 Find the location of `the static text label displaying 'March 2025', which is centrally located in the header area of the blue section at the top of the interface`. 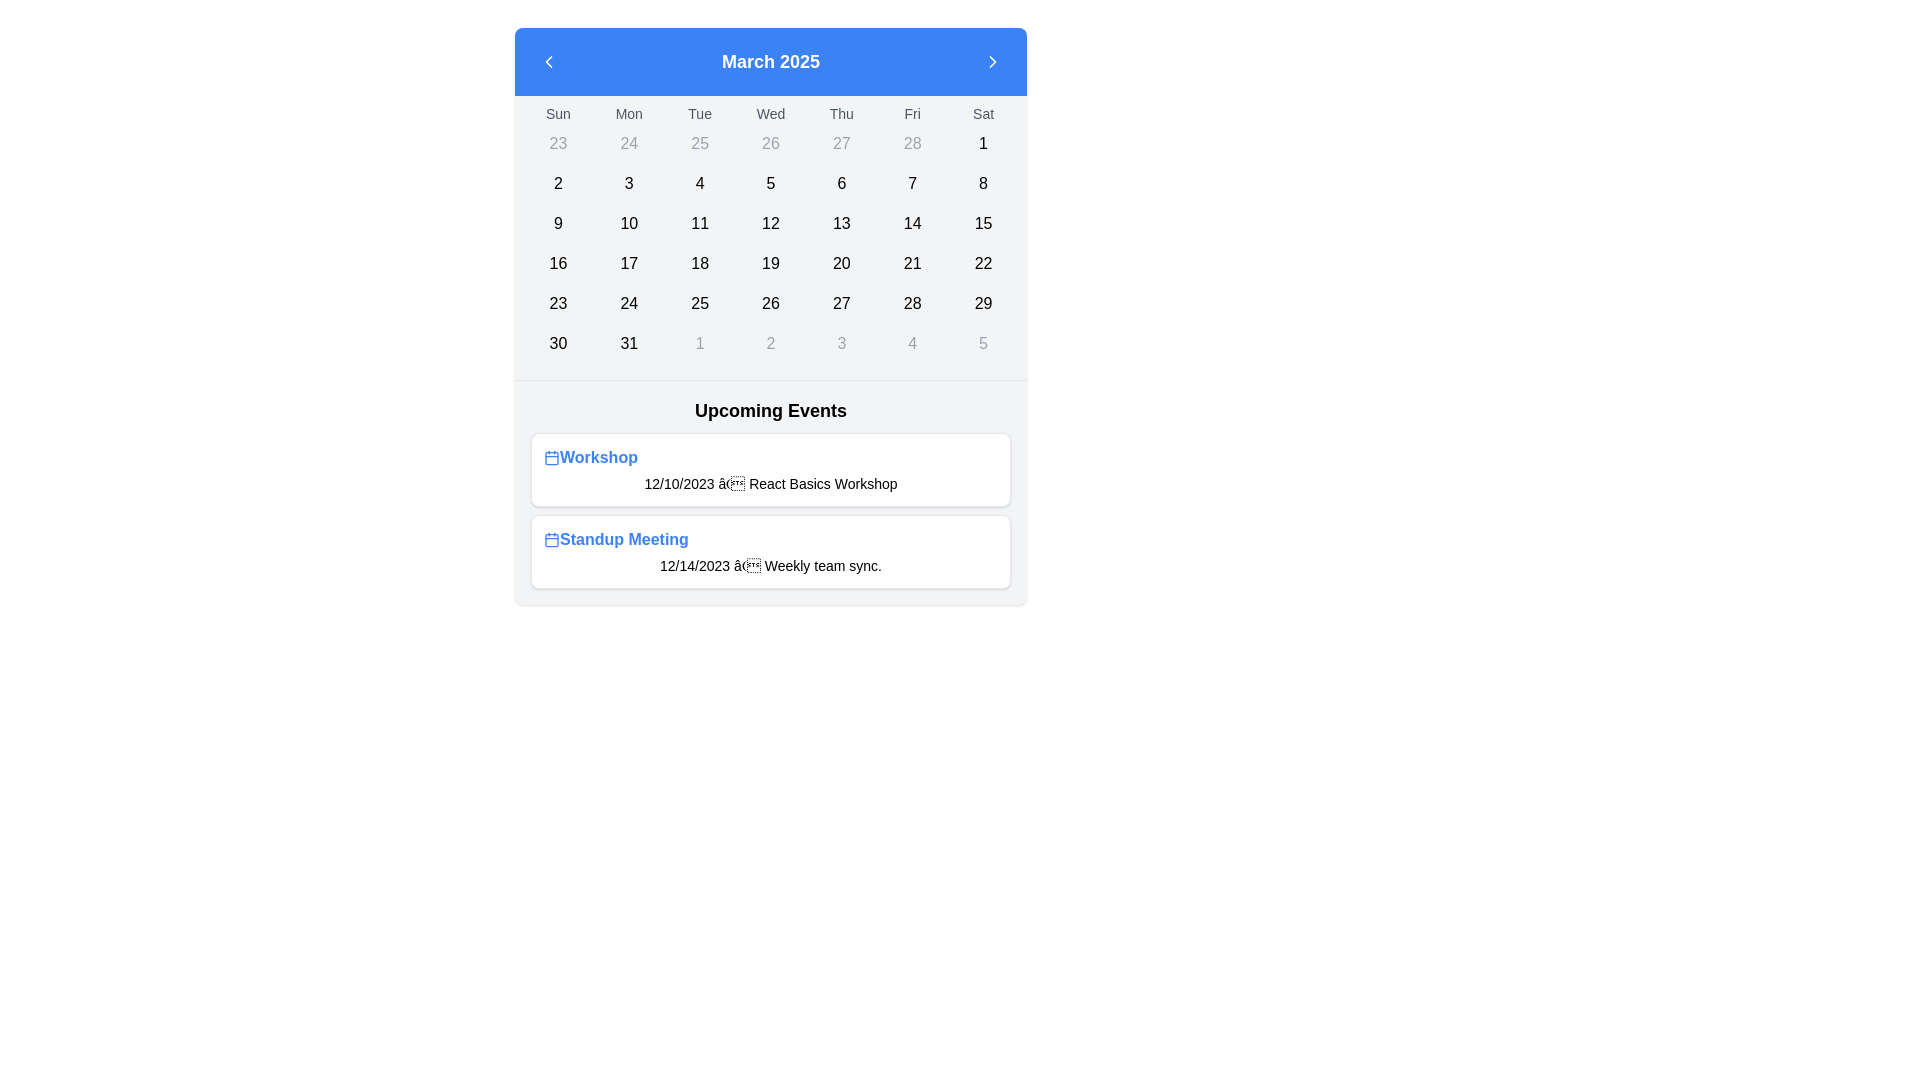

the static text label displaying 'March 2025', which is centrally located in the header area of the blue section at the top of the interface is located at coordinates (770, 60).